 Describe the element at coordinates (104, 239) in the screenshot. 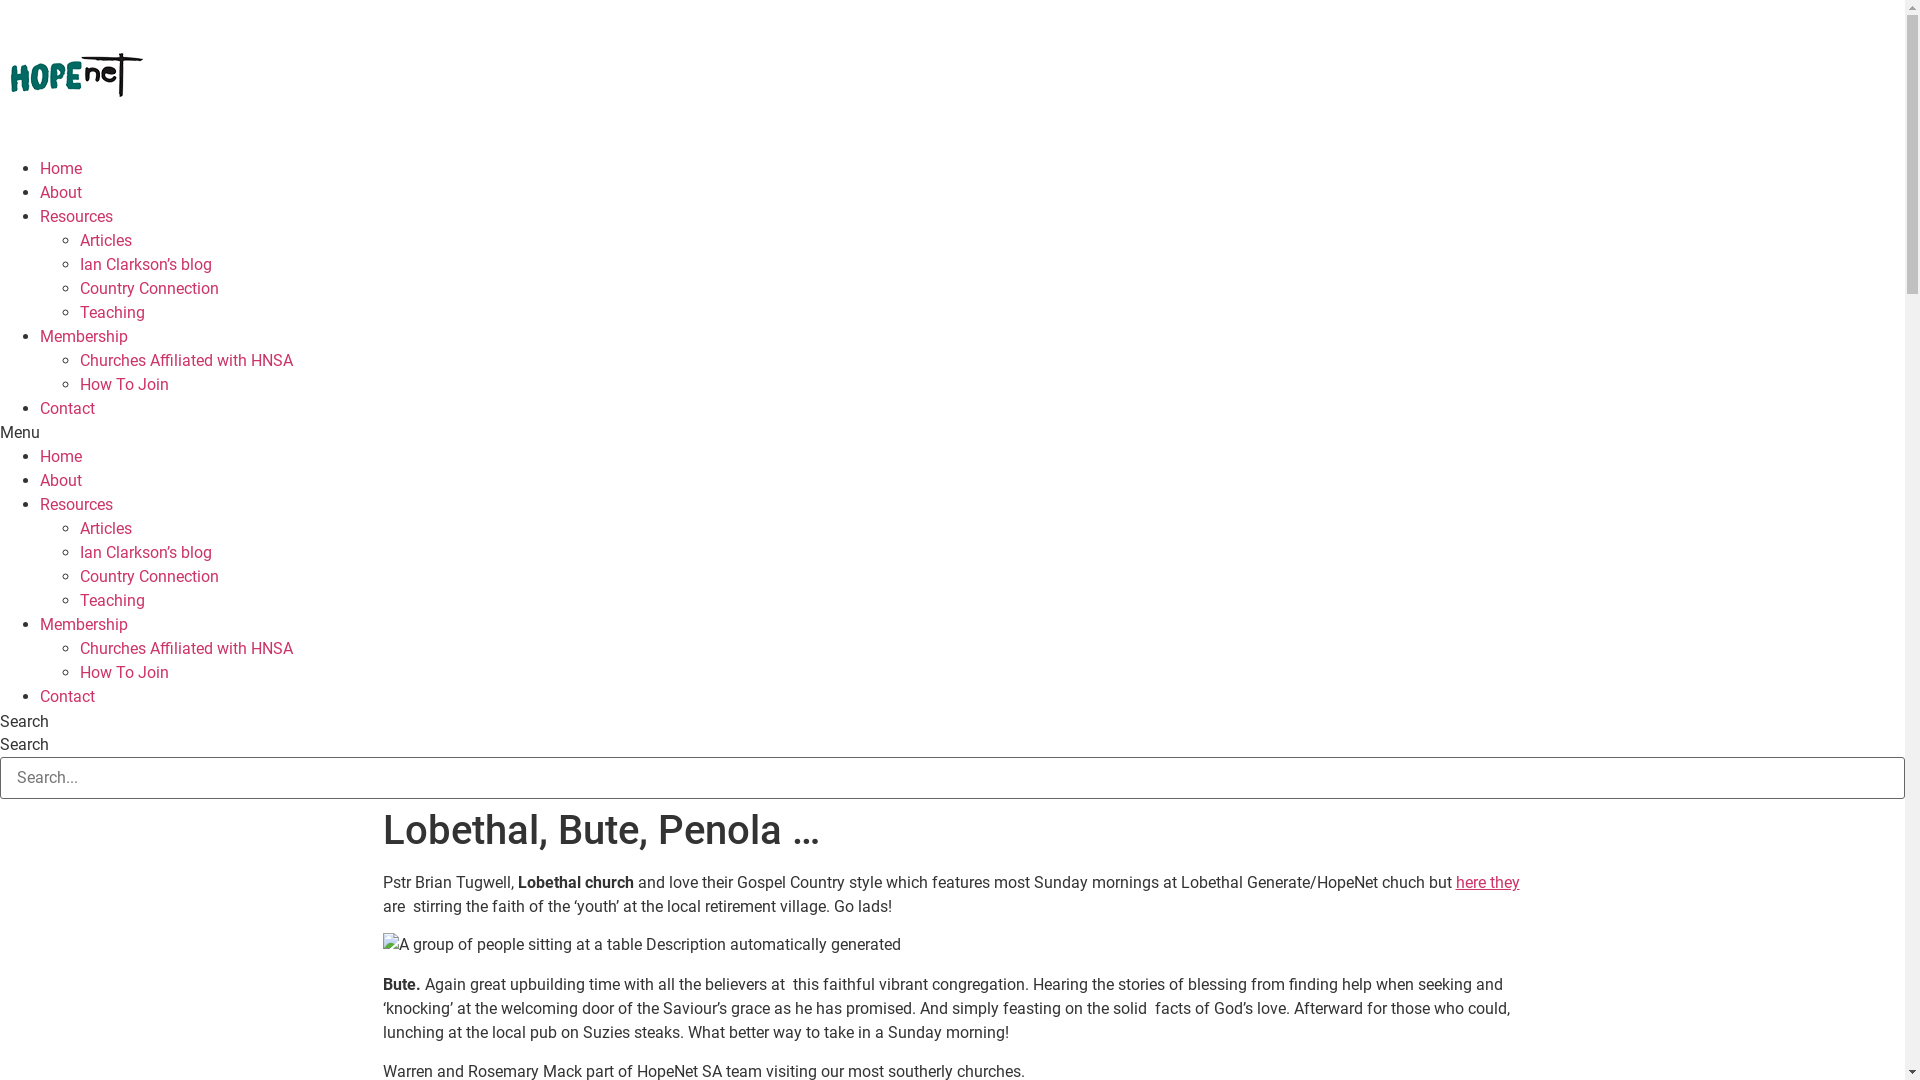

I see `'Articles'` at that location.